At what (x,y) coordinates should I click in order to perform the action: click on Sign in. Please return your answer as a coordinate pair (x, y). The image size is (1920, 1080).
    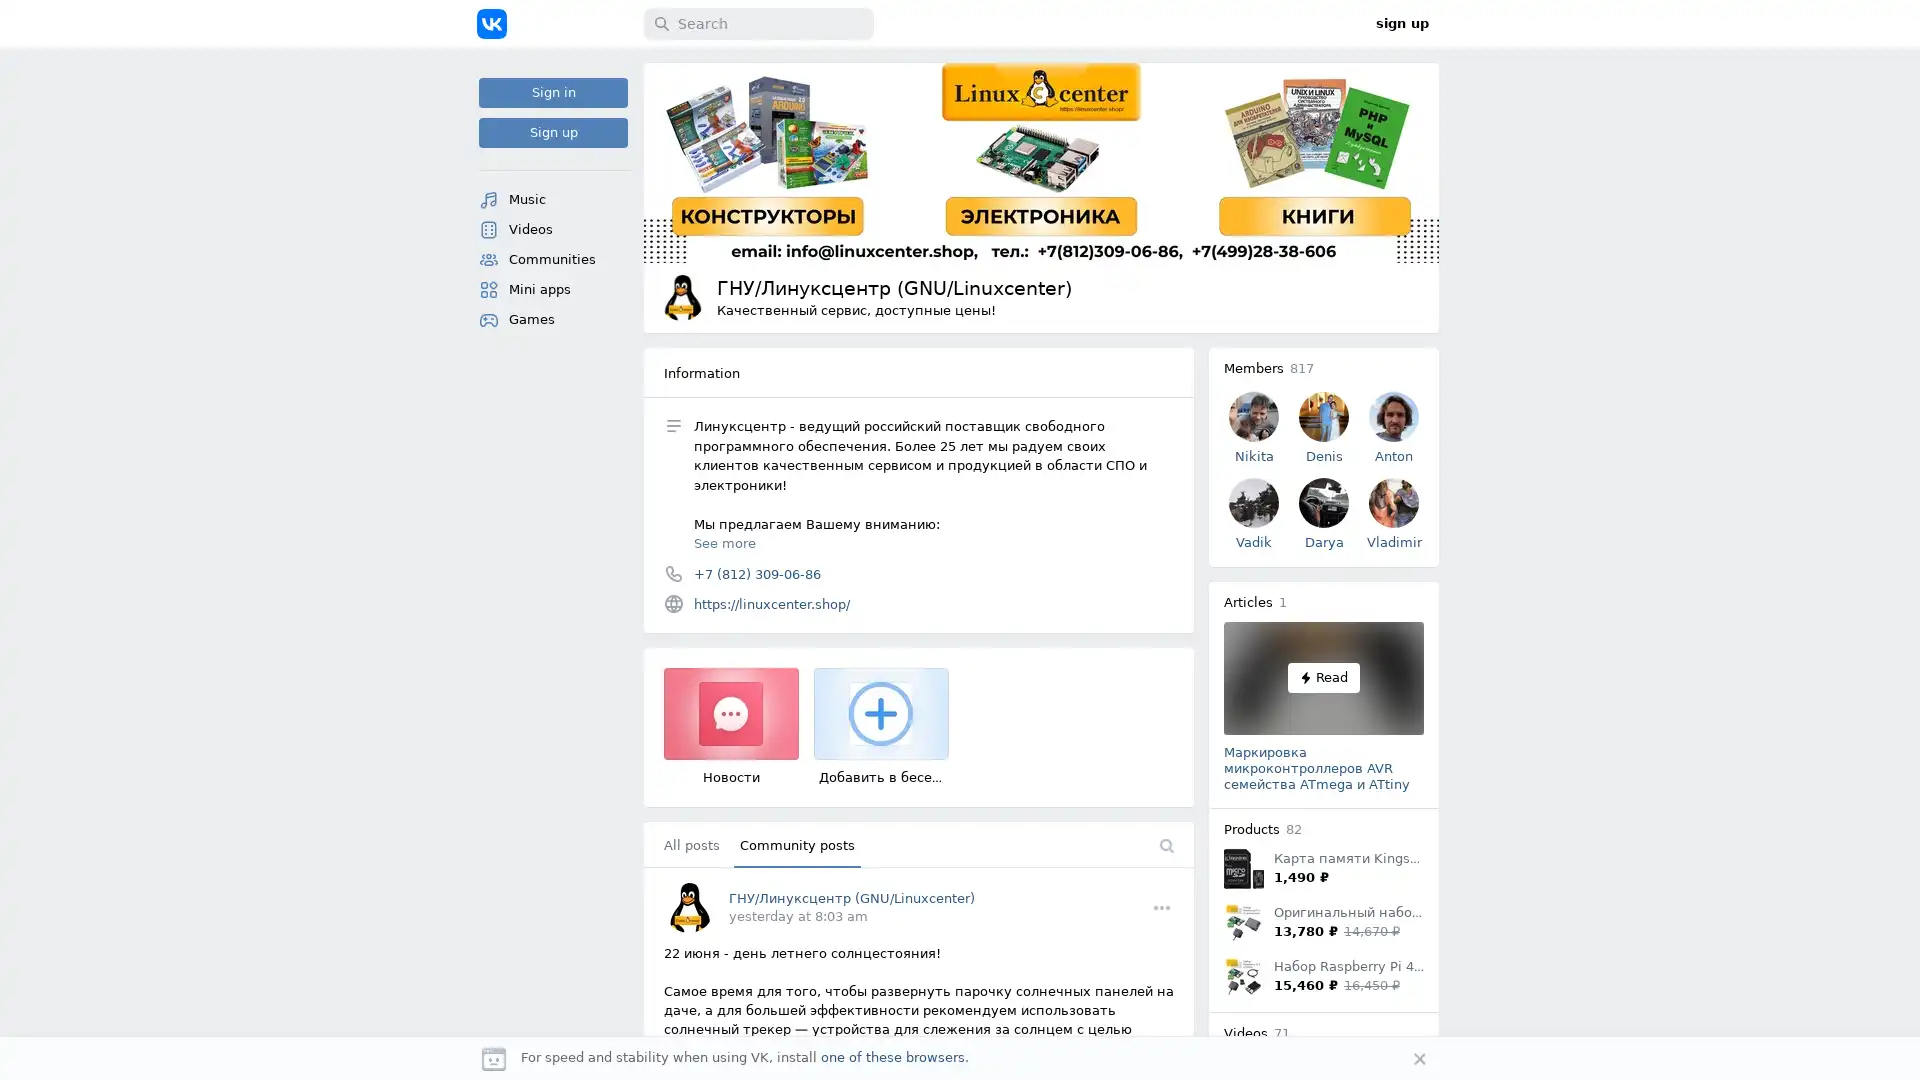
    Looking at the image, I should click on (553, 92).